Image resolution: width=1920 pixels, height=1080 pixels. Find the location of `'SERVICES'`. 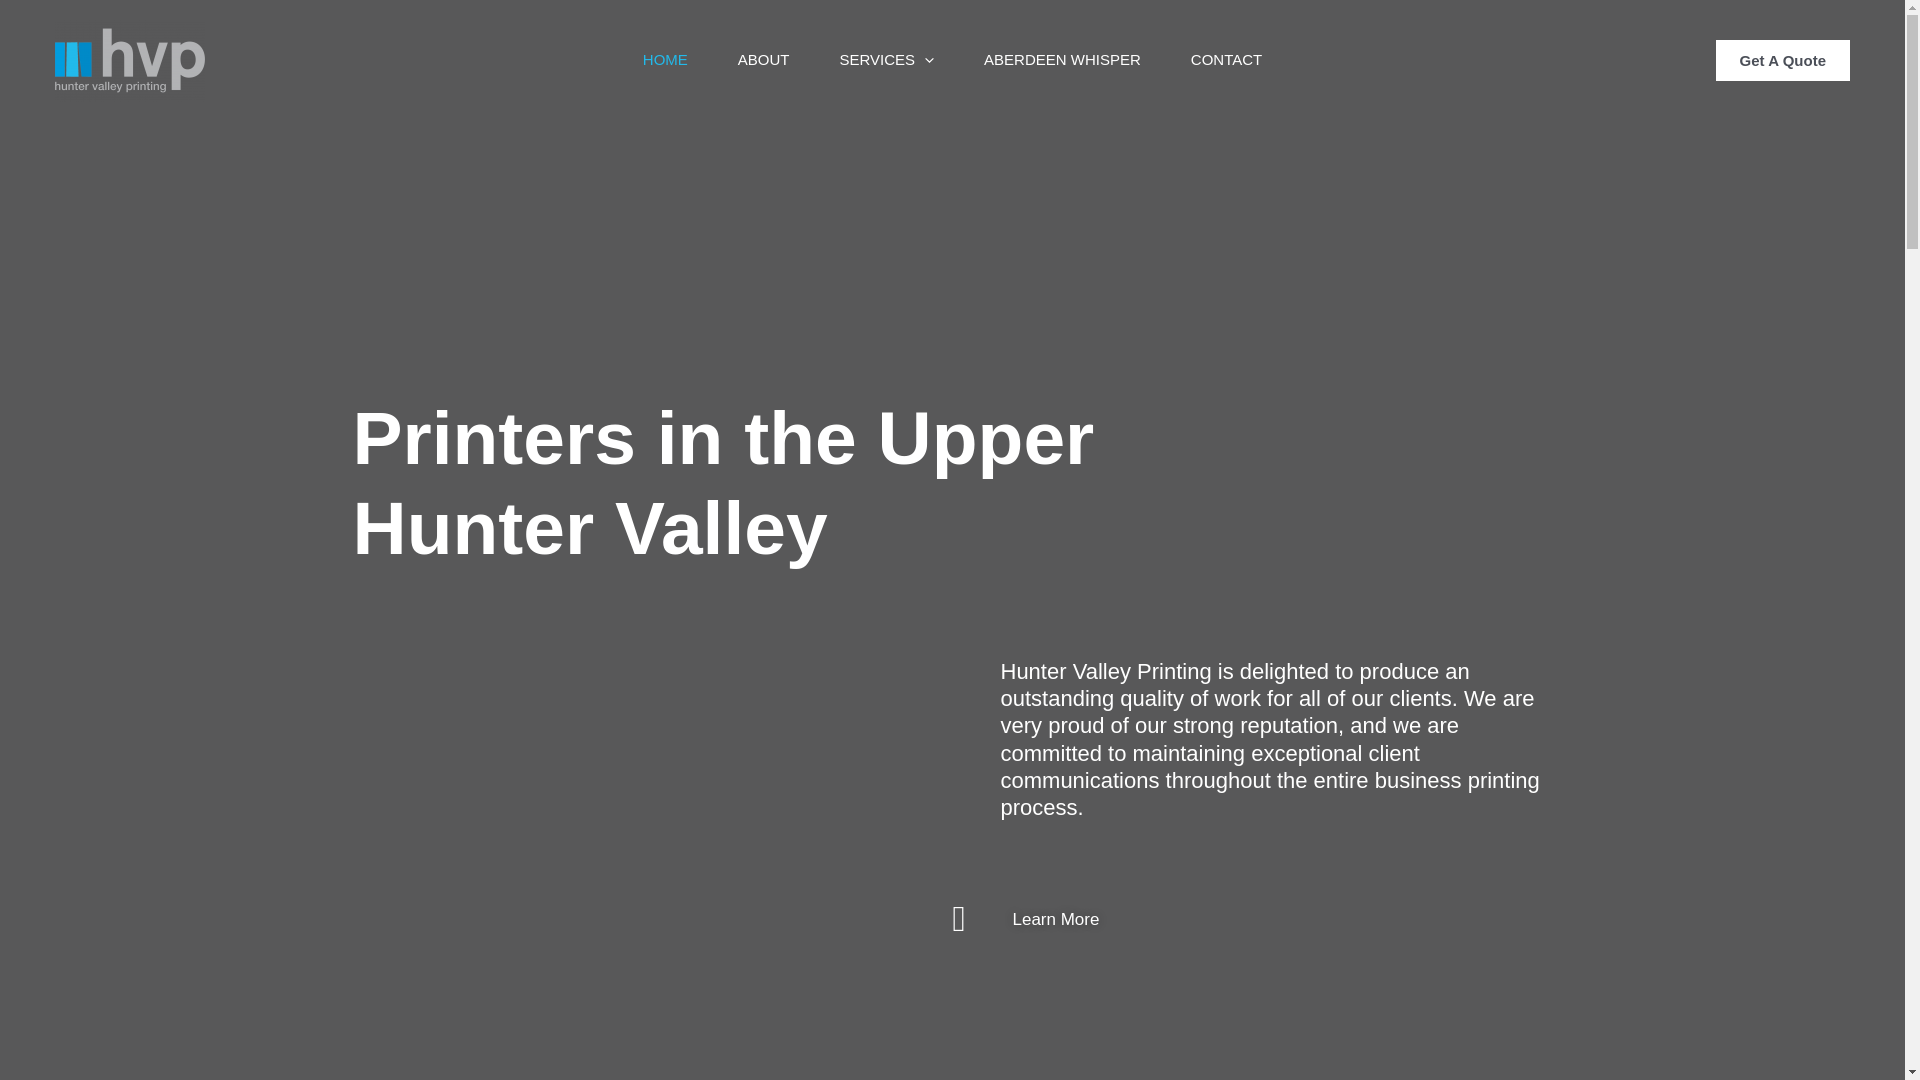

'SERVICES' is located at coordinates (885, 59).